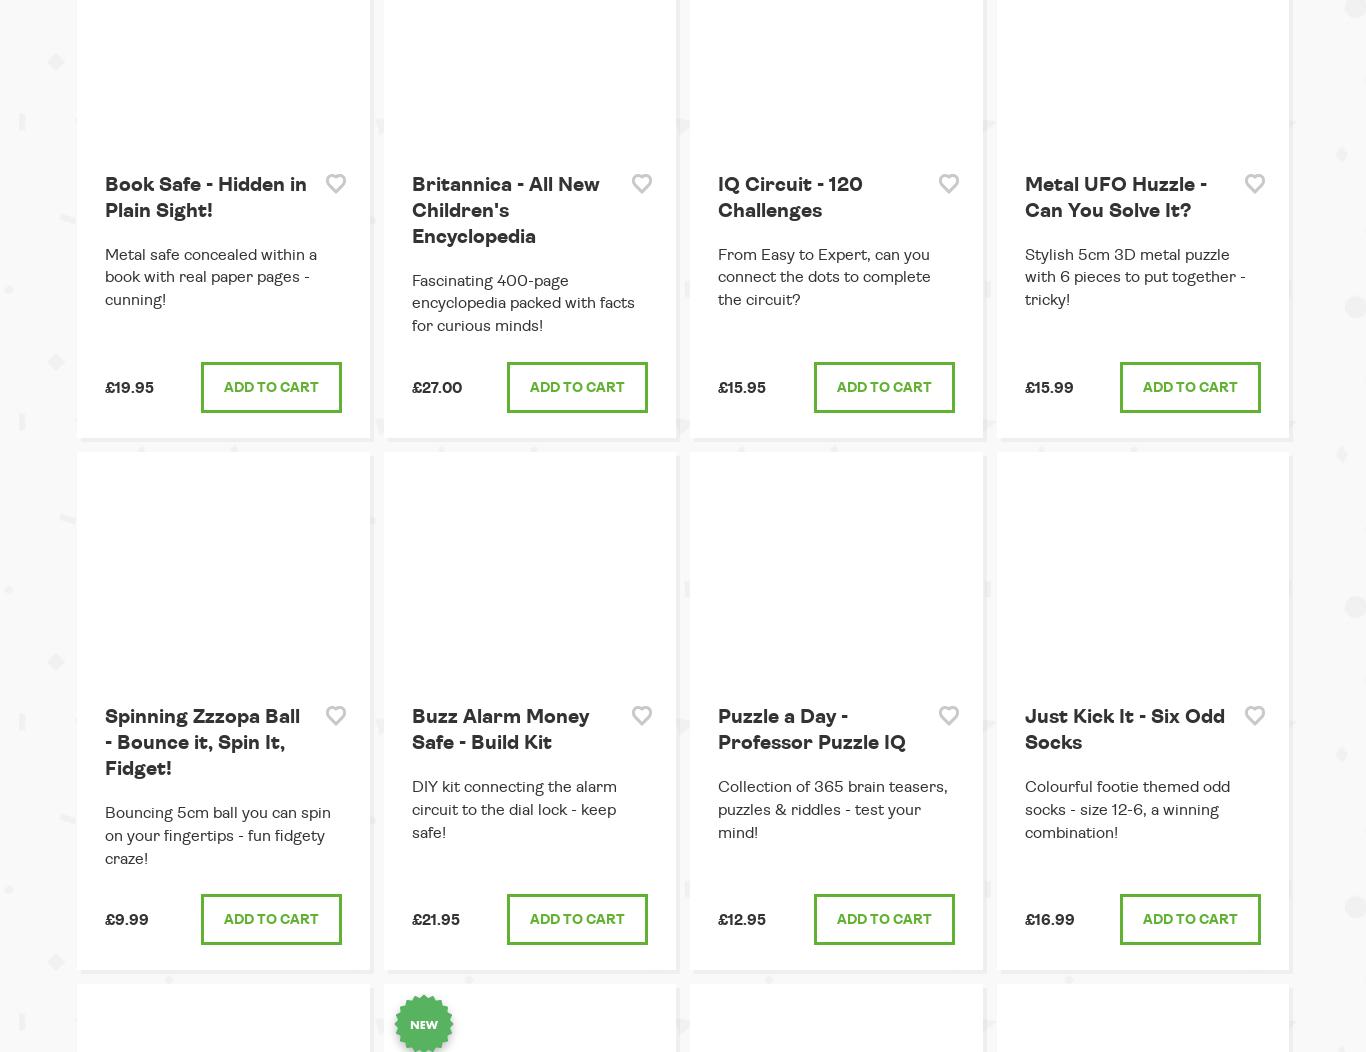 This screenshot has width=1366, height=1052. I want to click on '£16.99', so click(1047, 920).